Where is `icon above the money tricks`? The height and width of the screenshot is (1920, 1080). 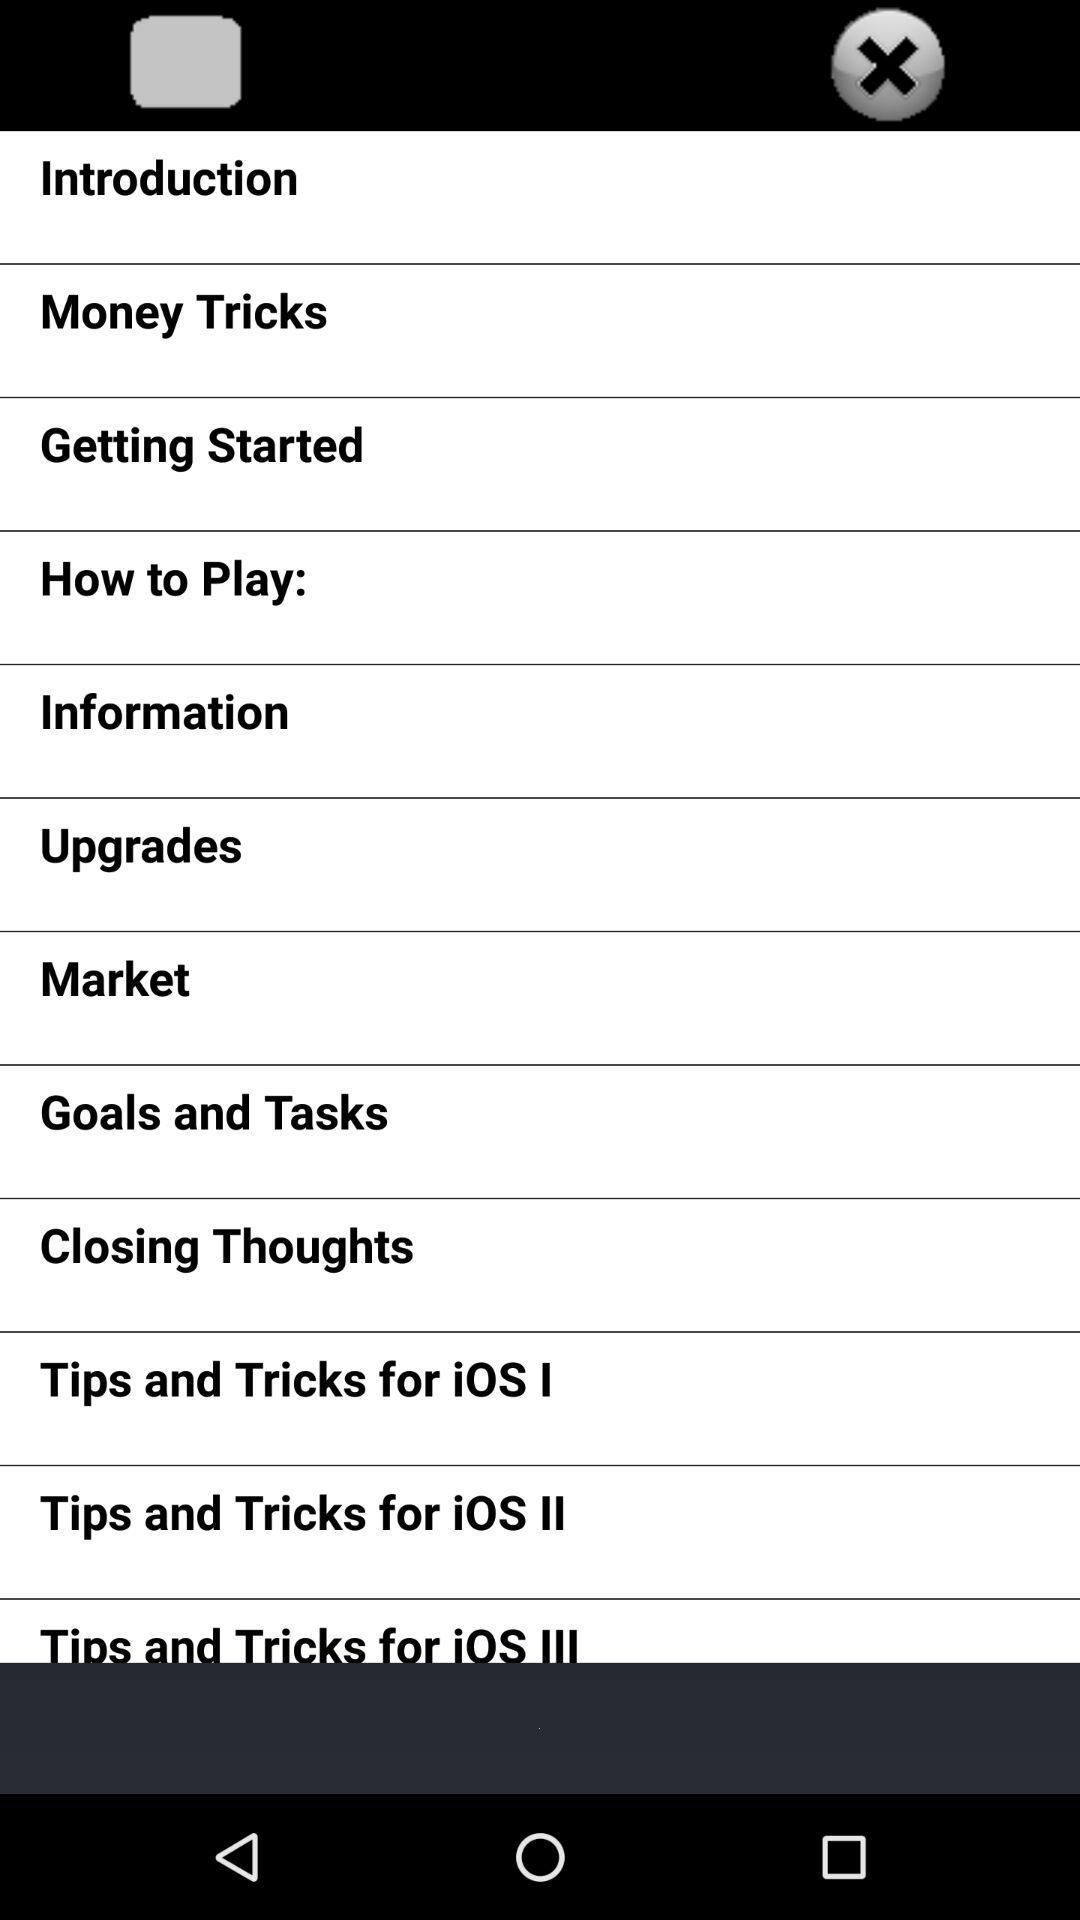
icon above the money tricks is located at coordinates (168, 184).